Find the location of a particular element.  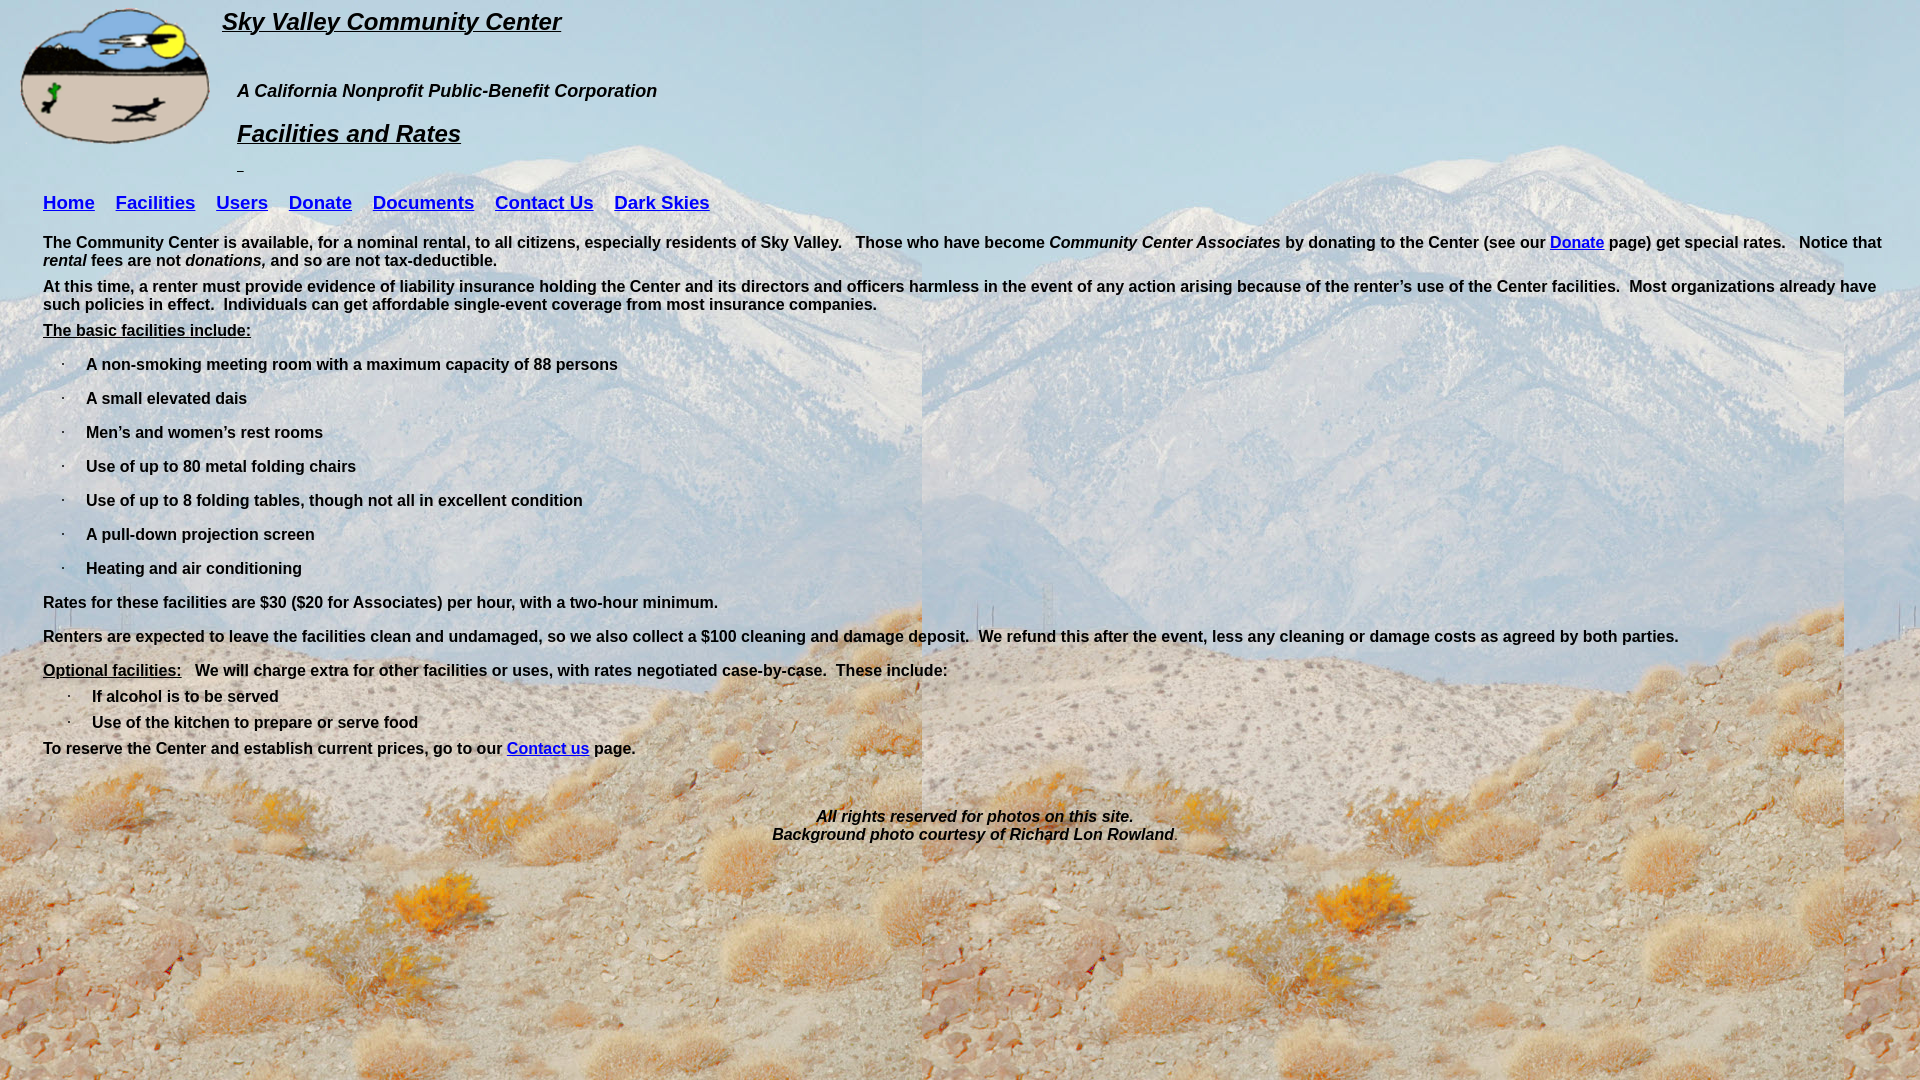

'Contact us' is located at coordinates (548, 748).